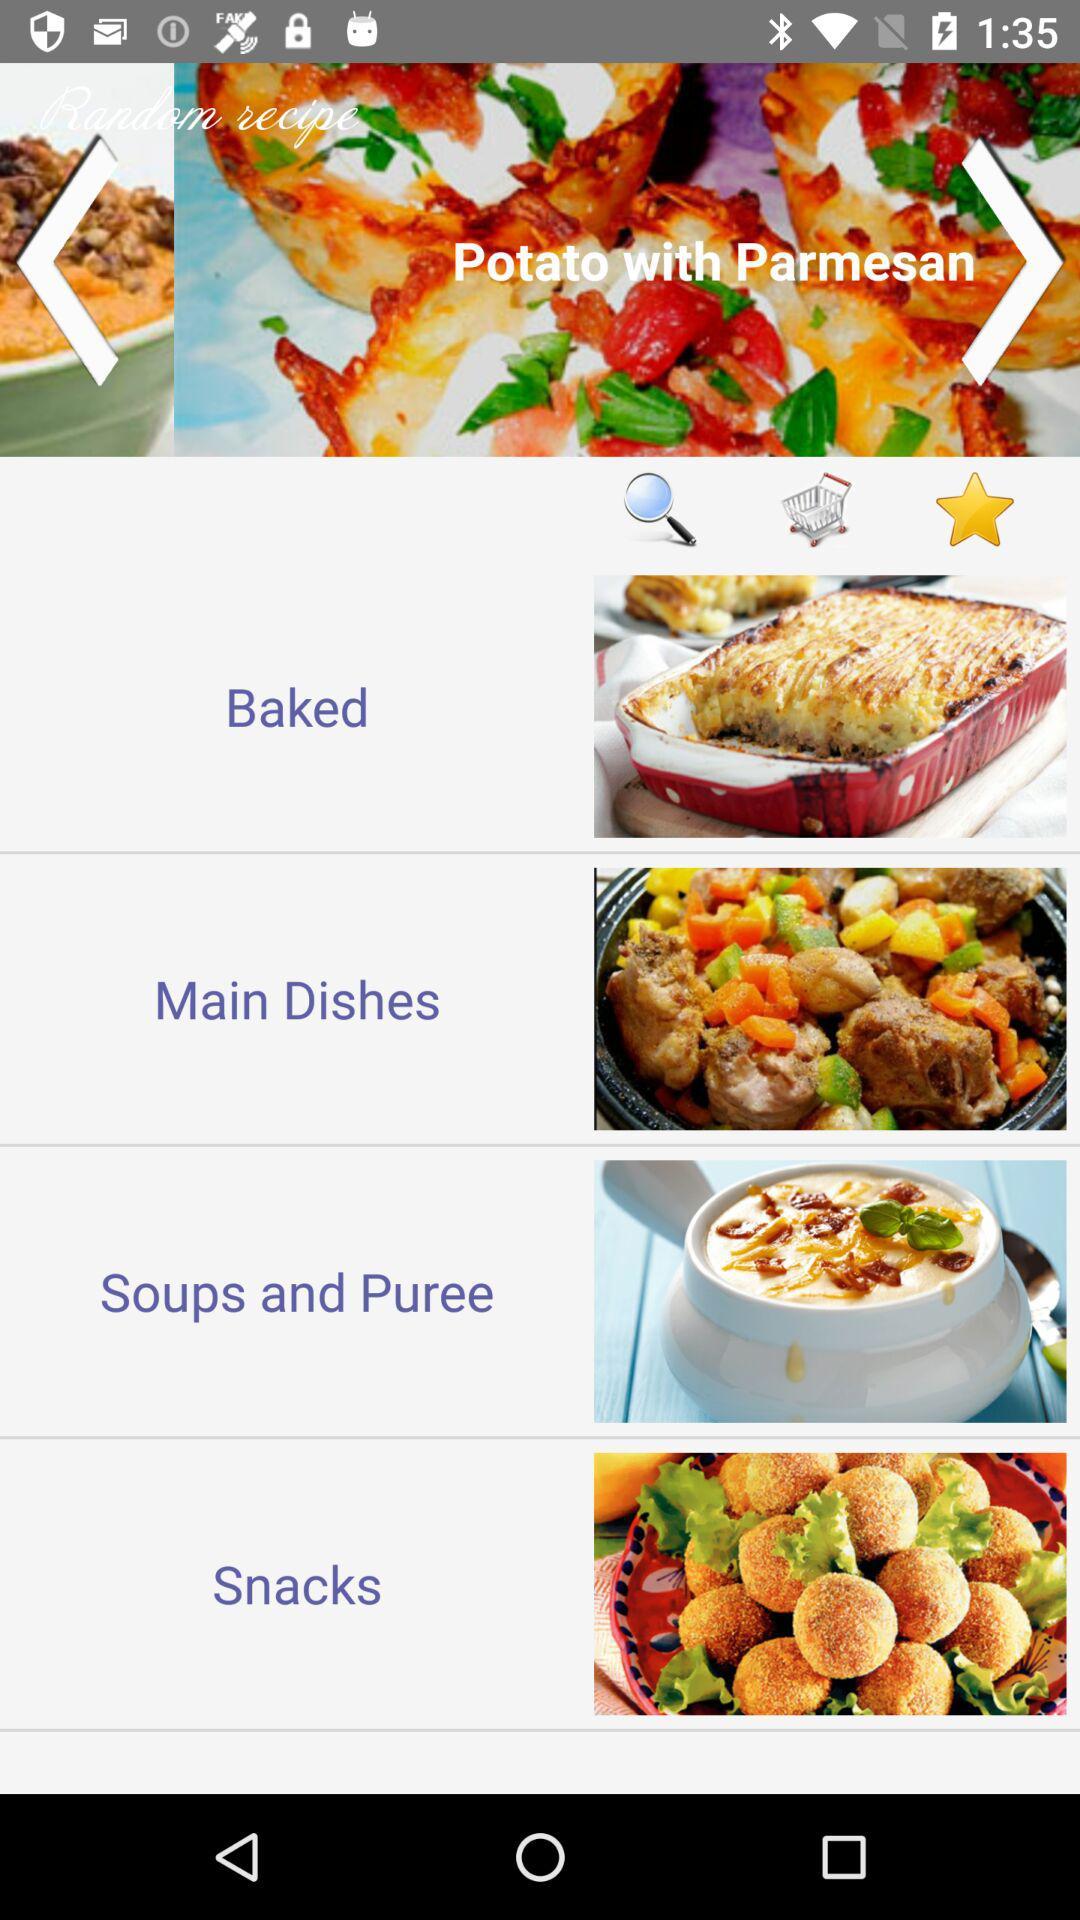  What do you see at coordinates (1014, 258) in the screenshot?
I see `next option` at bounding box center [1014, 258].